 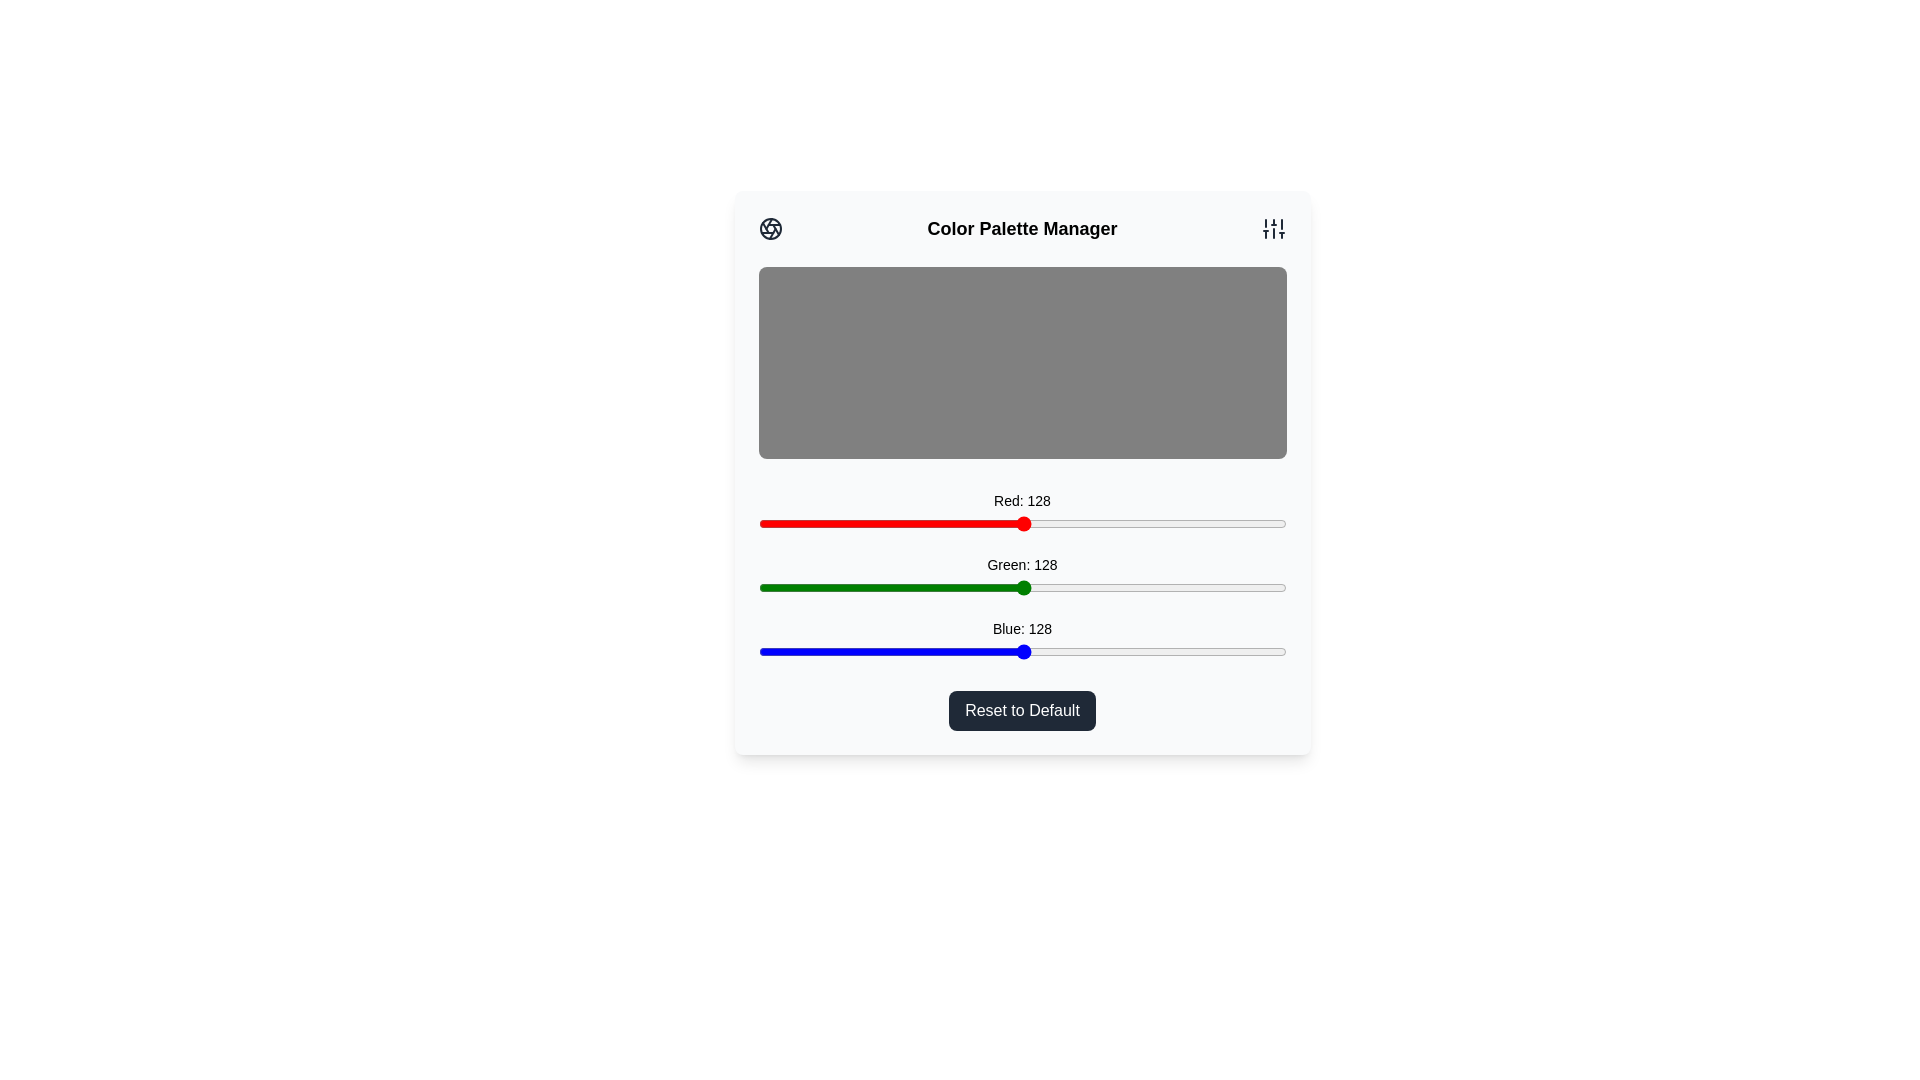 I want to click on the 'Reset to Default' button to reset all colors to their default values, so click(x=1022, y=709).